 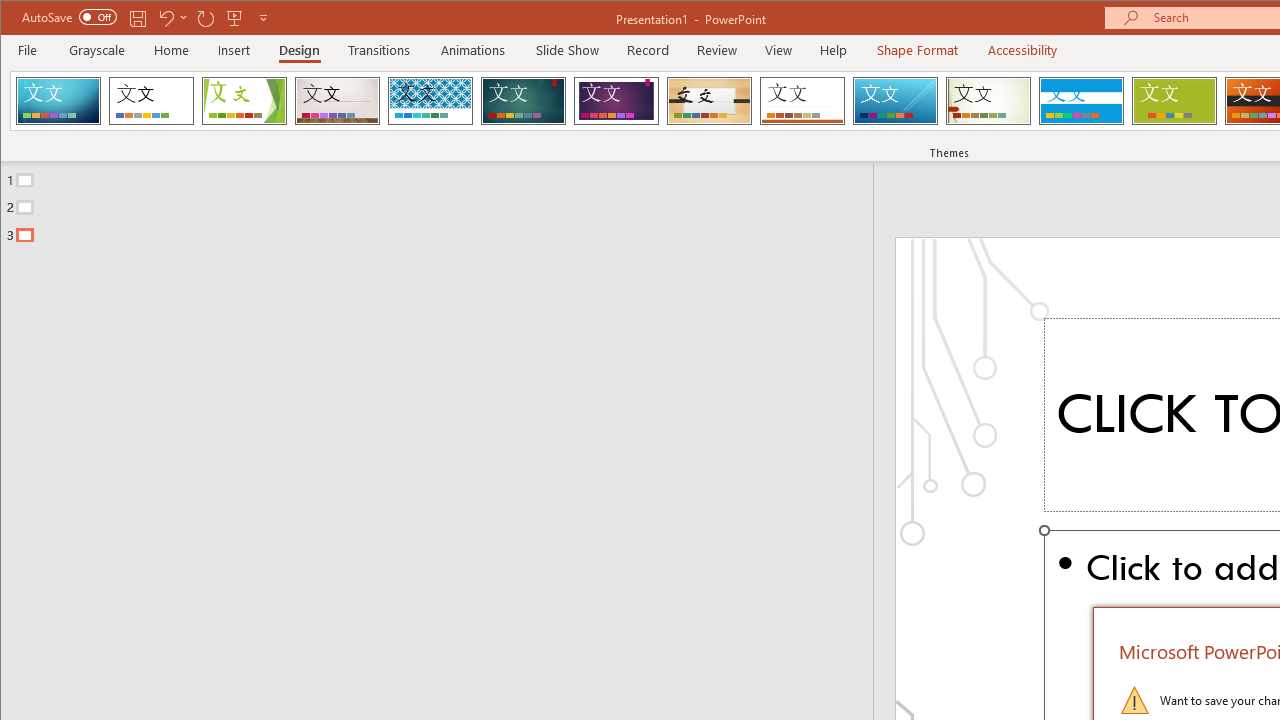 What do you see at coordinates (615, 100) in the screenshot?
I see `'Ion Boardroom'` at bounding box center [615, 100].